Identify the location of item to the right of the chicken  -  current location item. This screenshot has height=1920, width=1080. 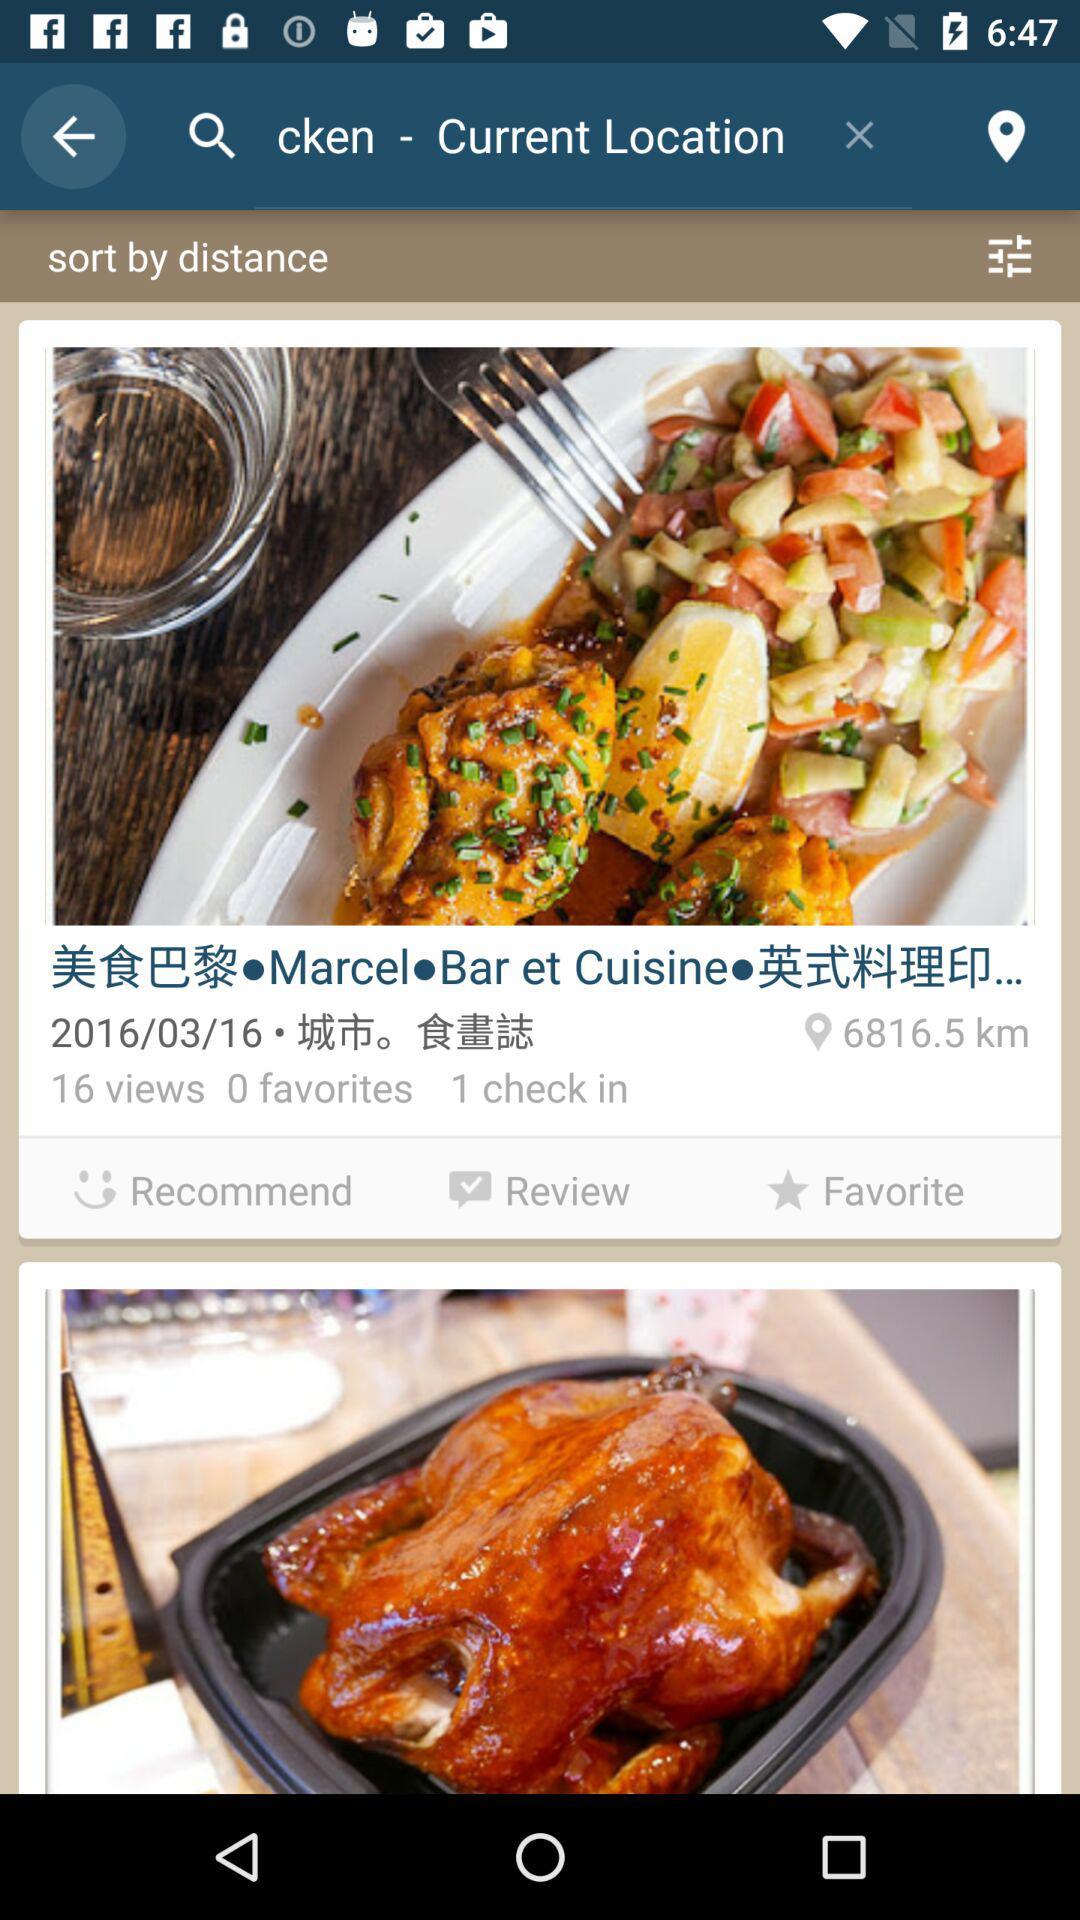
(858, 133).